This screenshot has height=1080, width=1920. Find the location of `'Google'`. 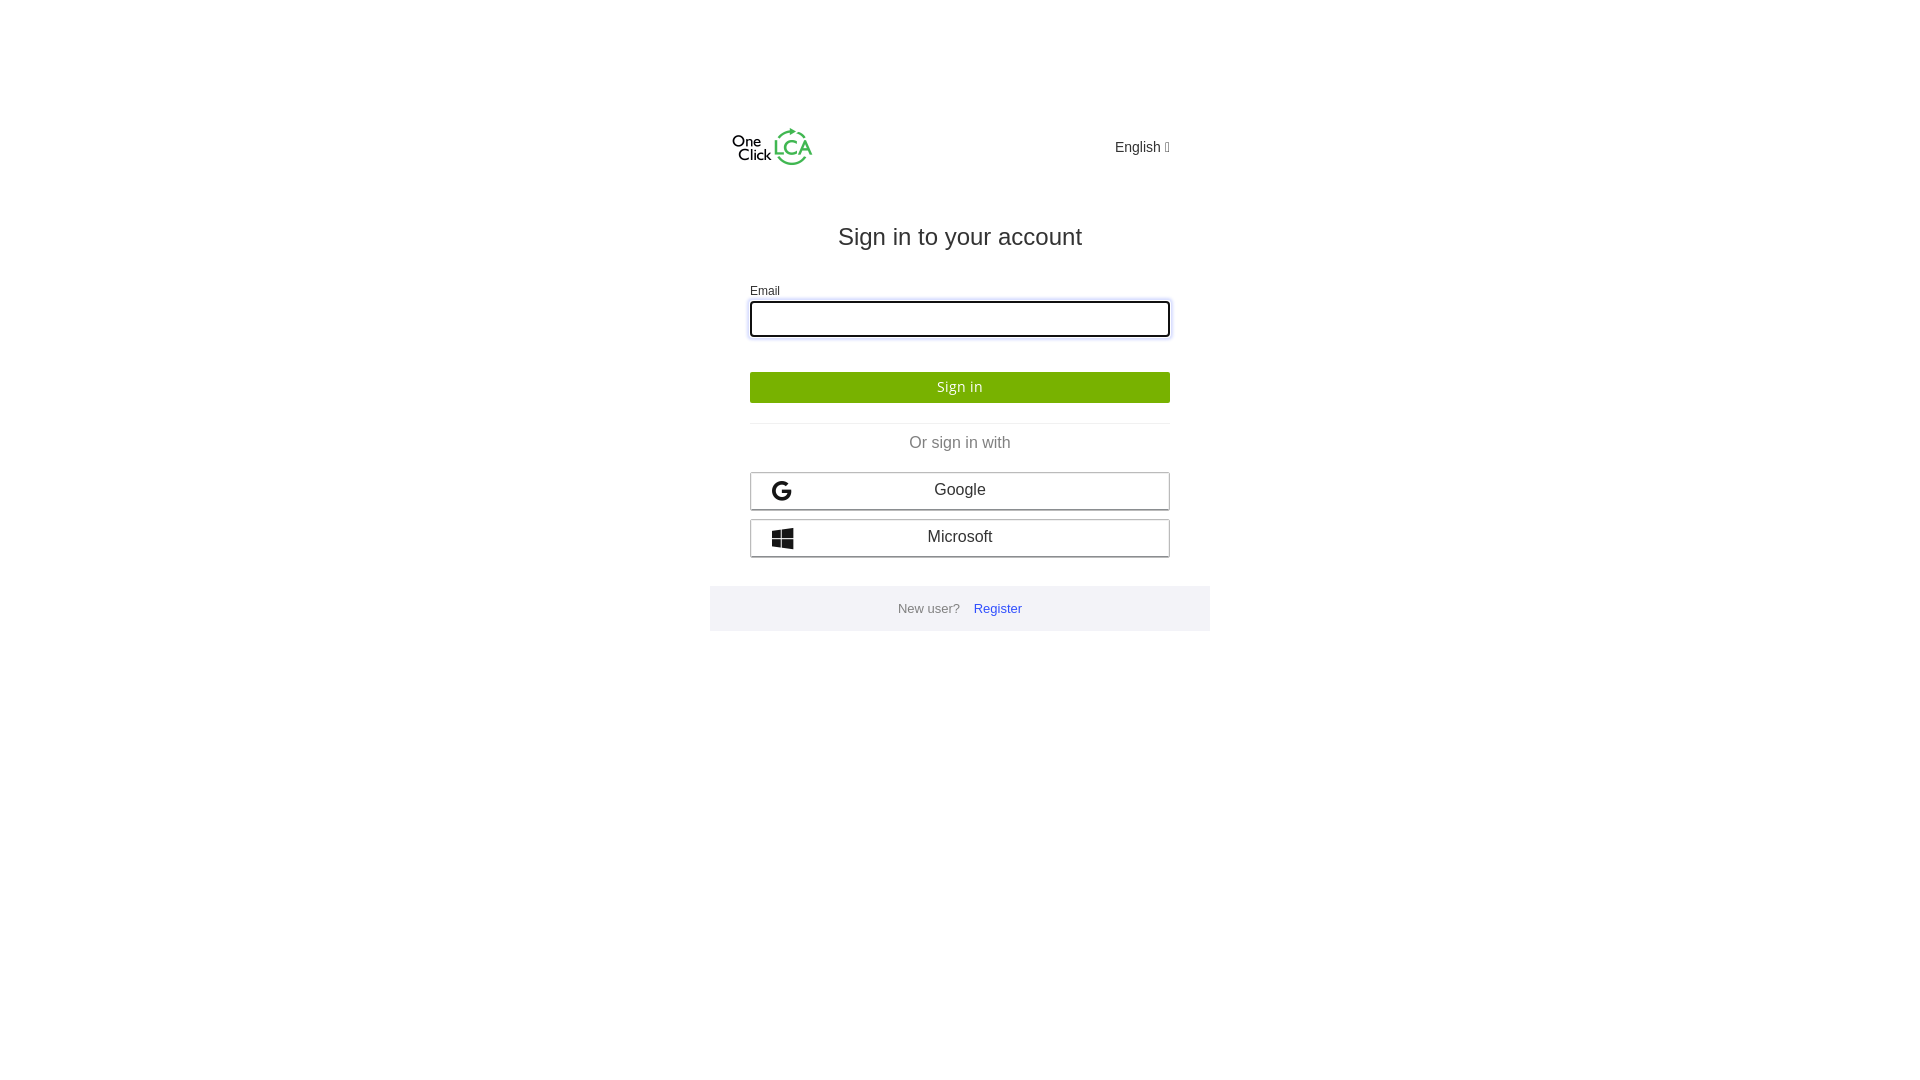

'Google' is located at coordinates (960, 491).